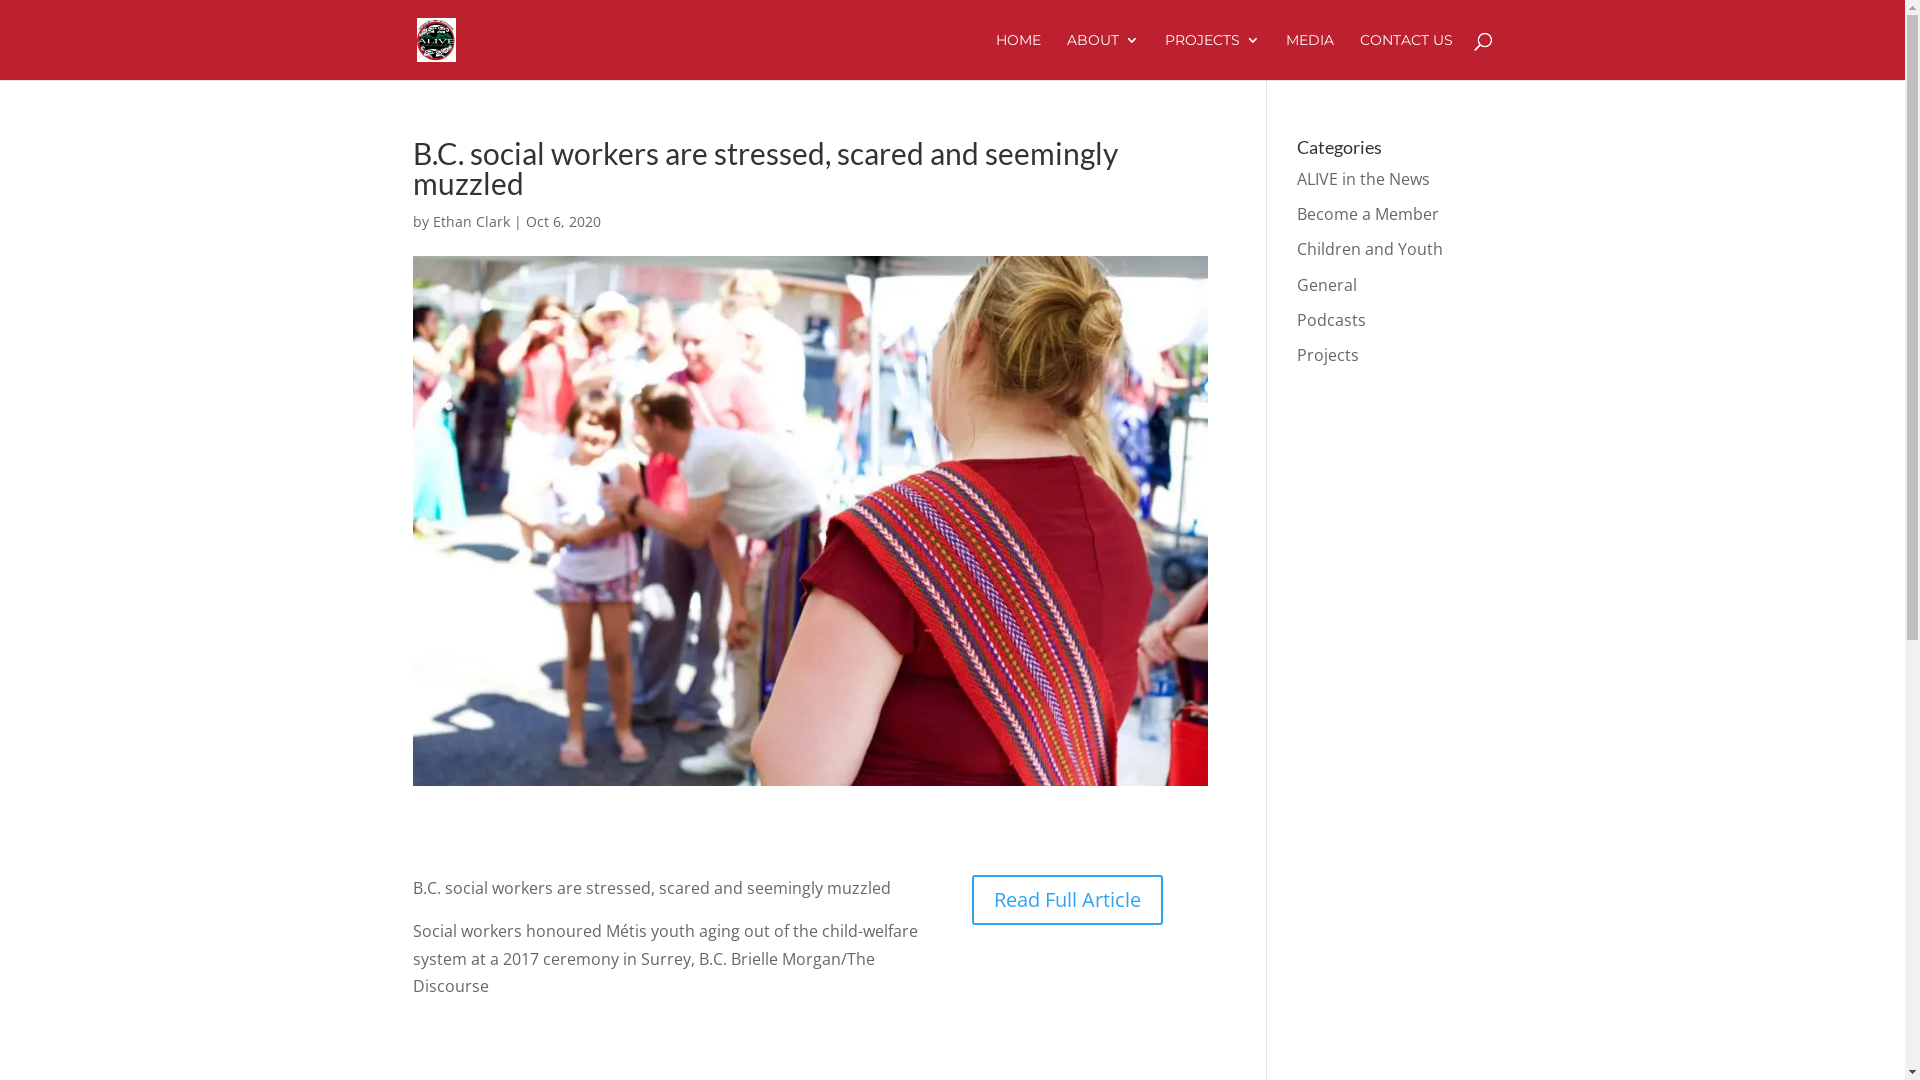  What do you see at coordinates (1310, 55) in the screenshot?
I see `'MEDIA'` at bounding box center [1310, 55].